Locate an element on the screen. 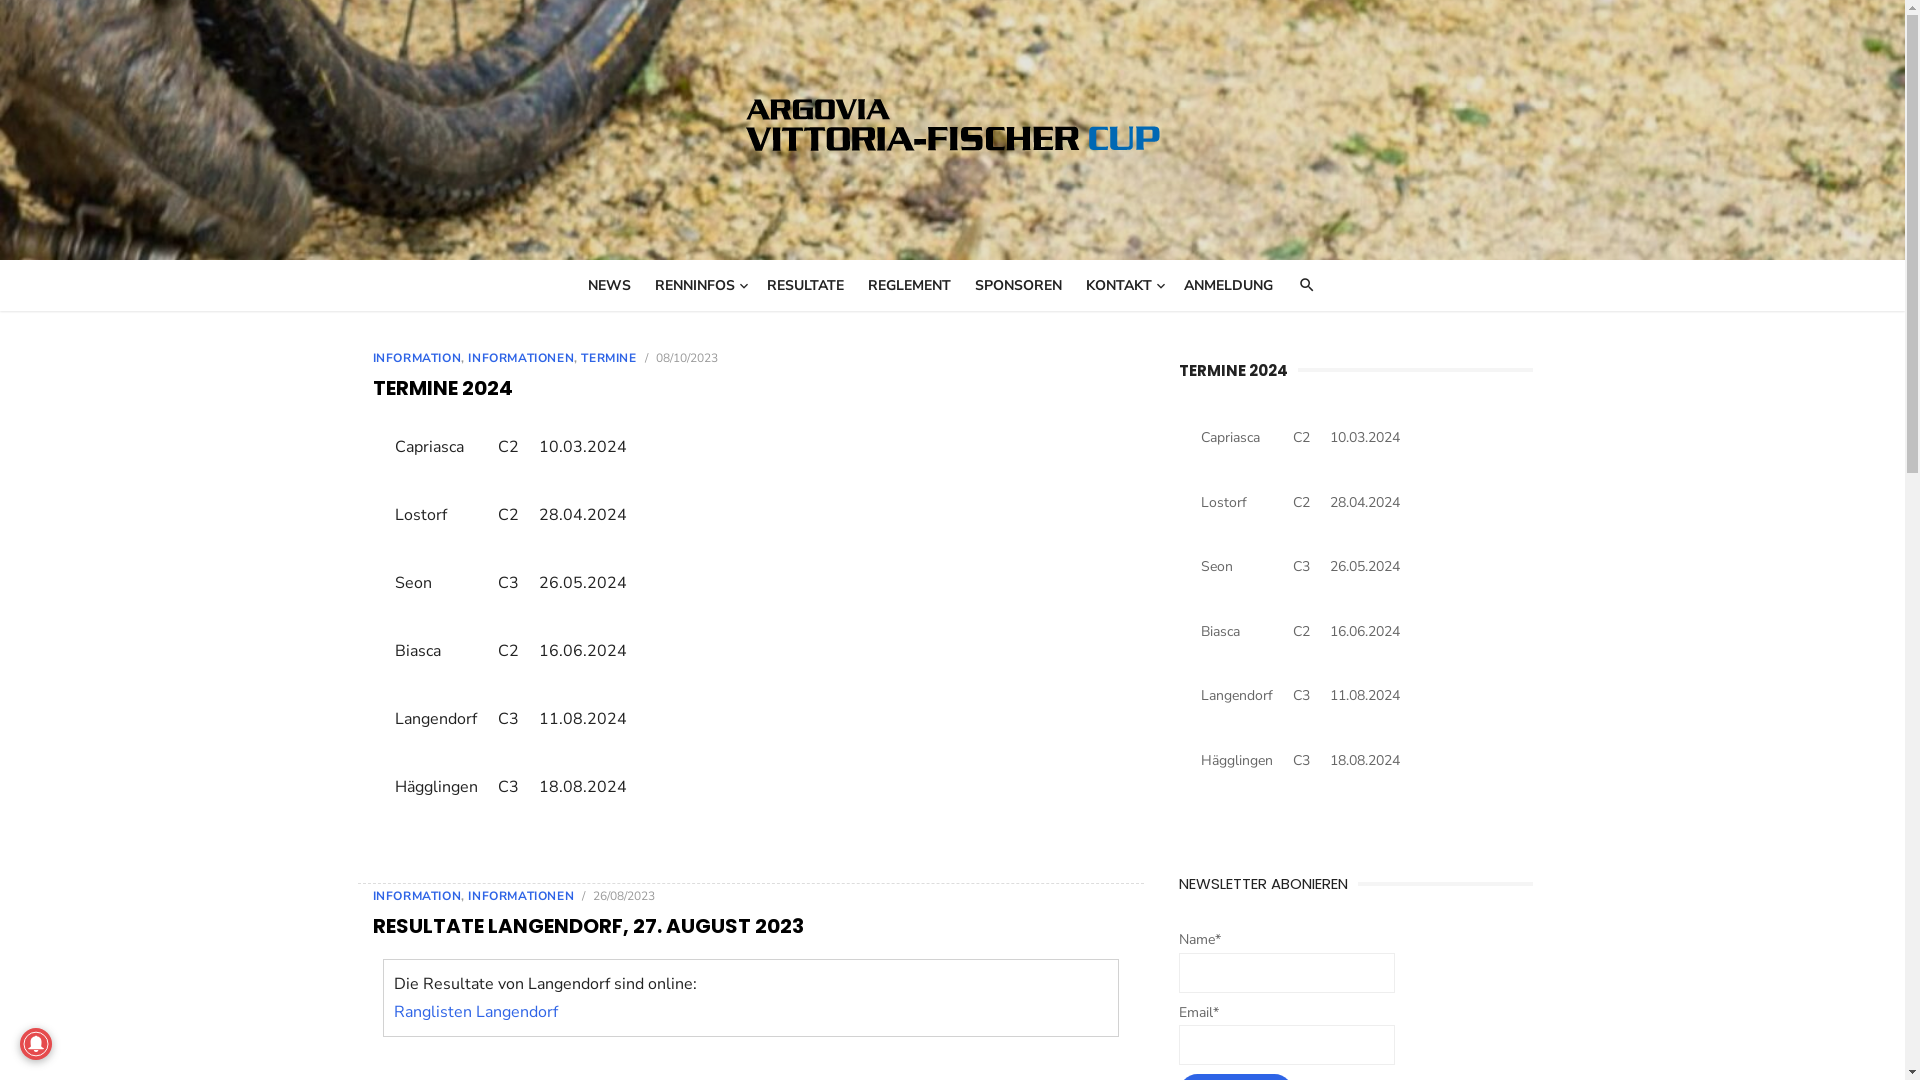 The height and width of the screenshot is (1080, 1920). 'RENNINFOS' is located at coordinates (699, 285).